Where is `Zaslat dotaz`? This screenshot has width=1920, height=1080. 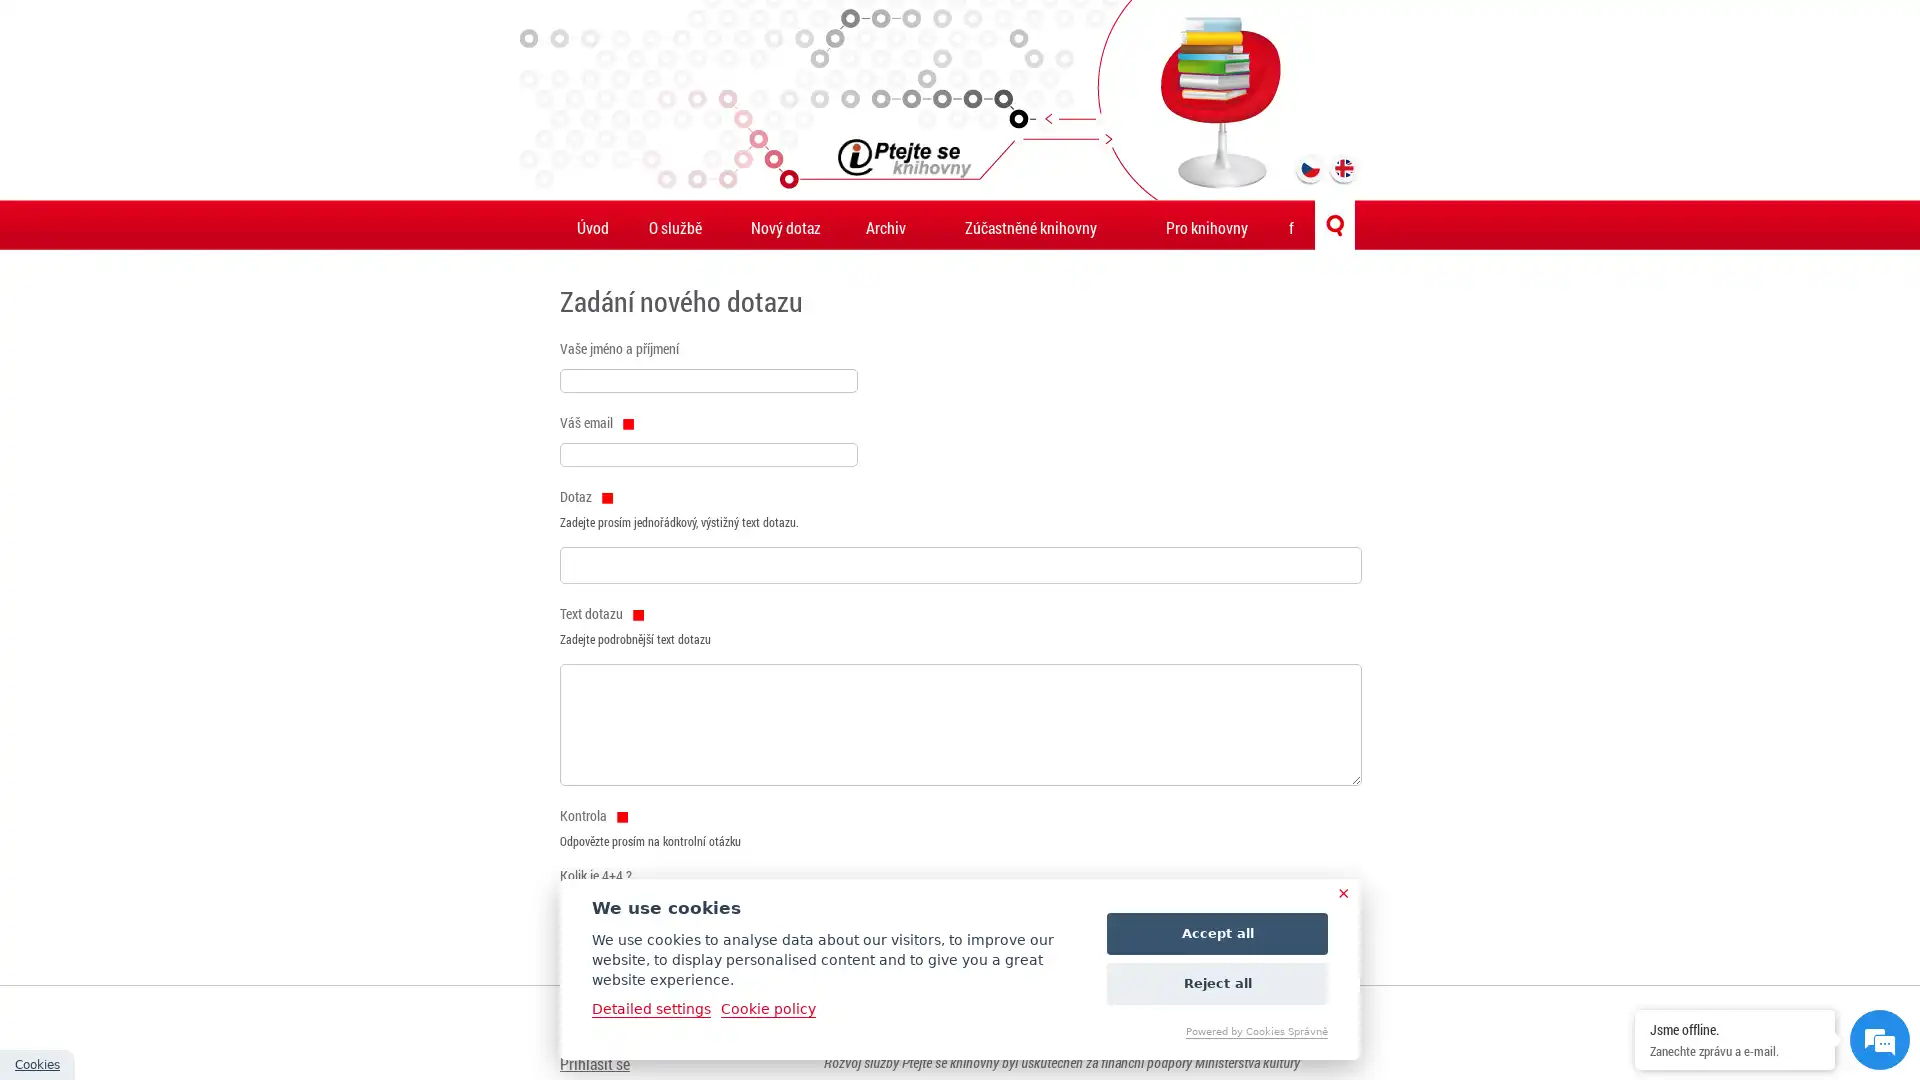
Zaslat dotaz is located at coordinates (605, 942).